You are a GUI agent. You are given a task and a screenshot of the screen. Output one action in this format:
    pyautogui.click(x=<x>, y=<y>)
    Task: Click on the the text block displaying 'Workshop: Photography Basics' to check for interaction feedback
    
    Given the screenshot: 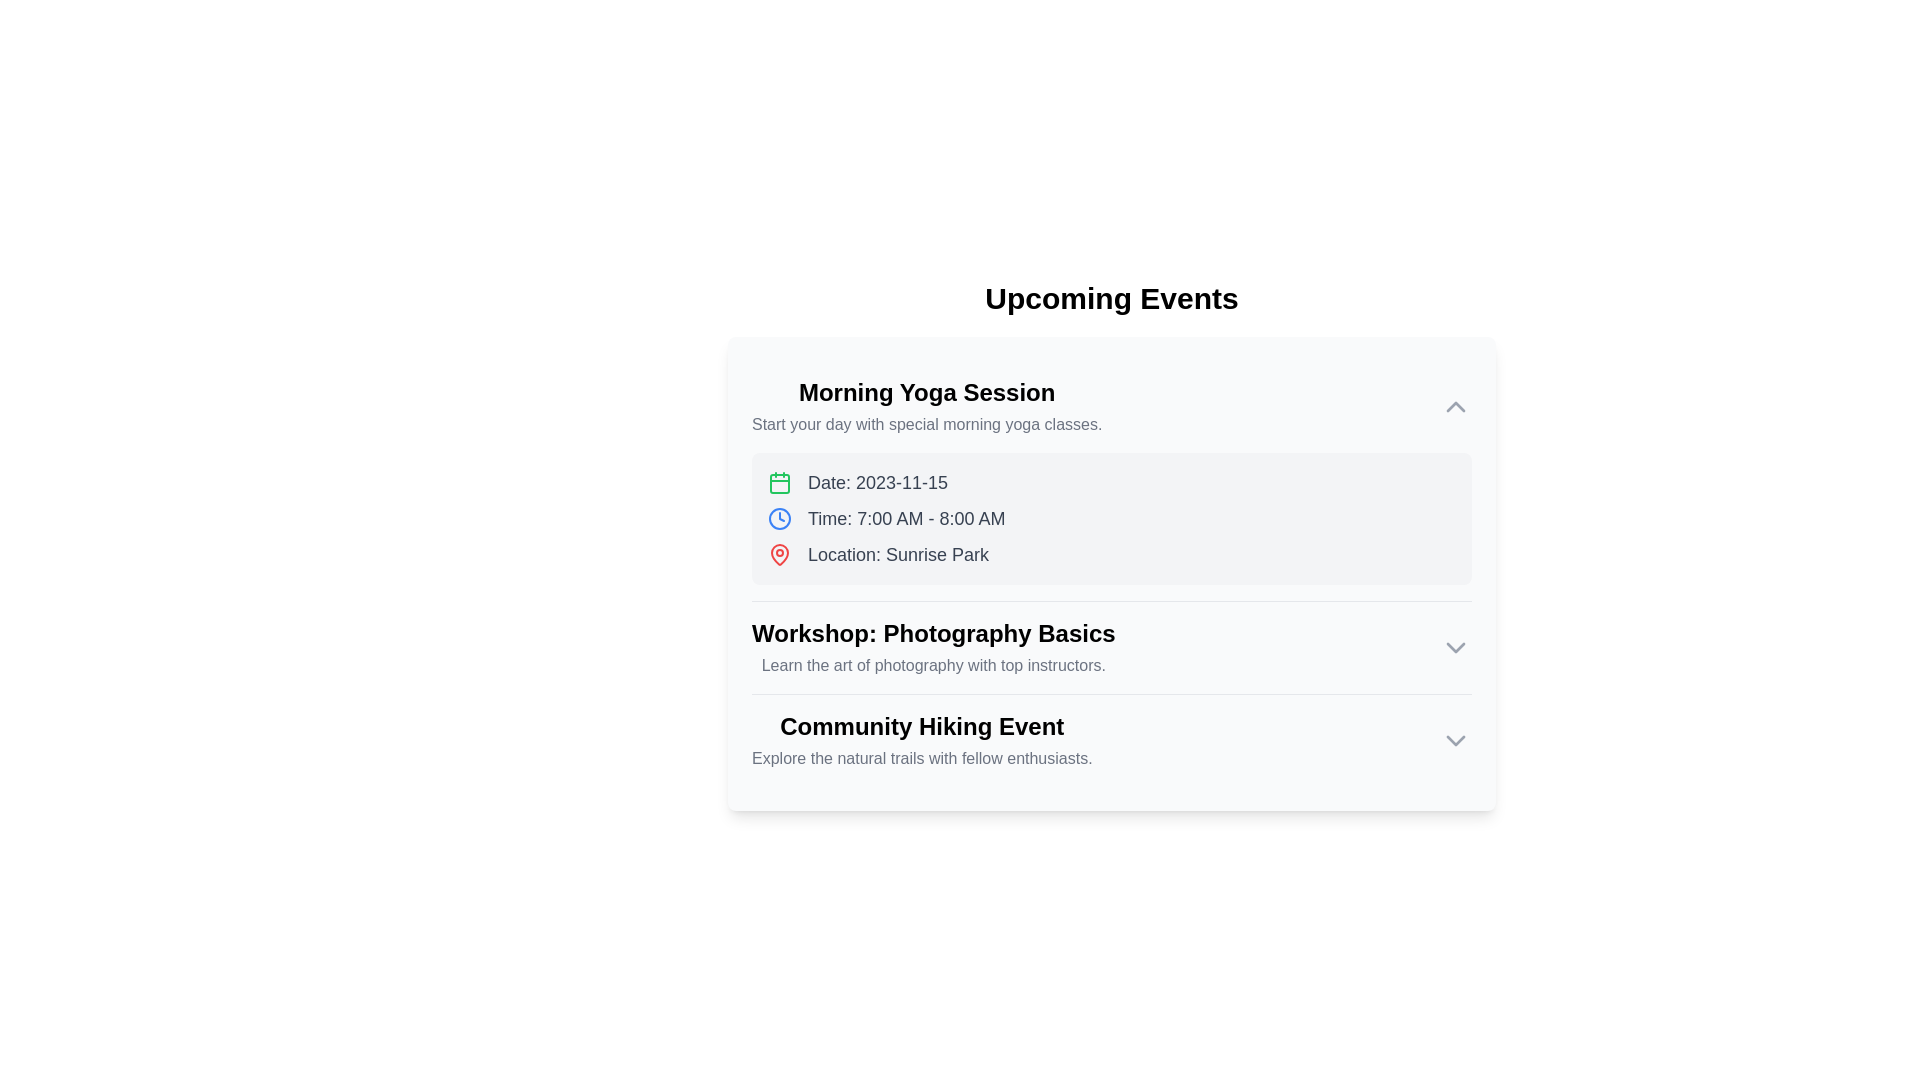 What is the action you would take?
    pyautogui.click(x=932, y=648)
    